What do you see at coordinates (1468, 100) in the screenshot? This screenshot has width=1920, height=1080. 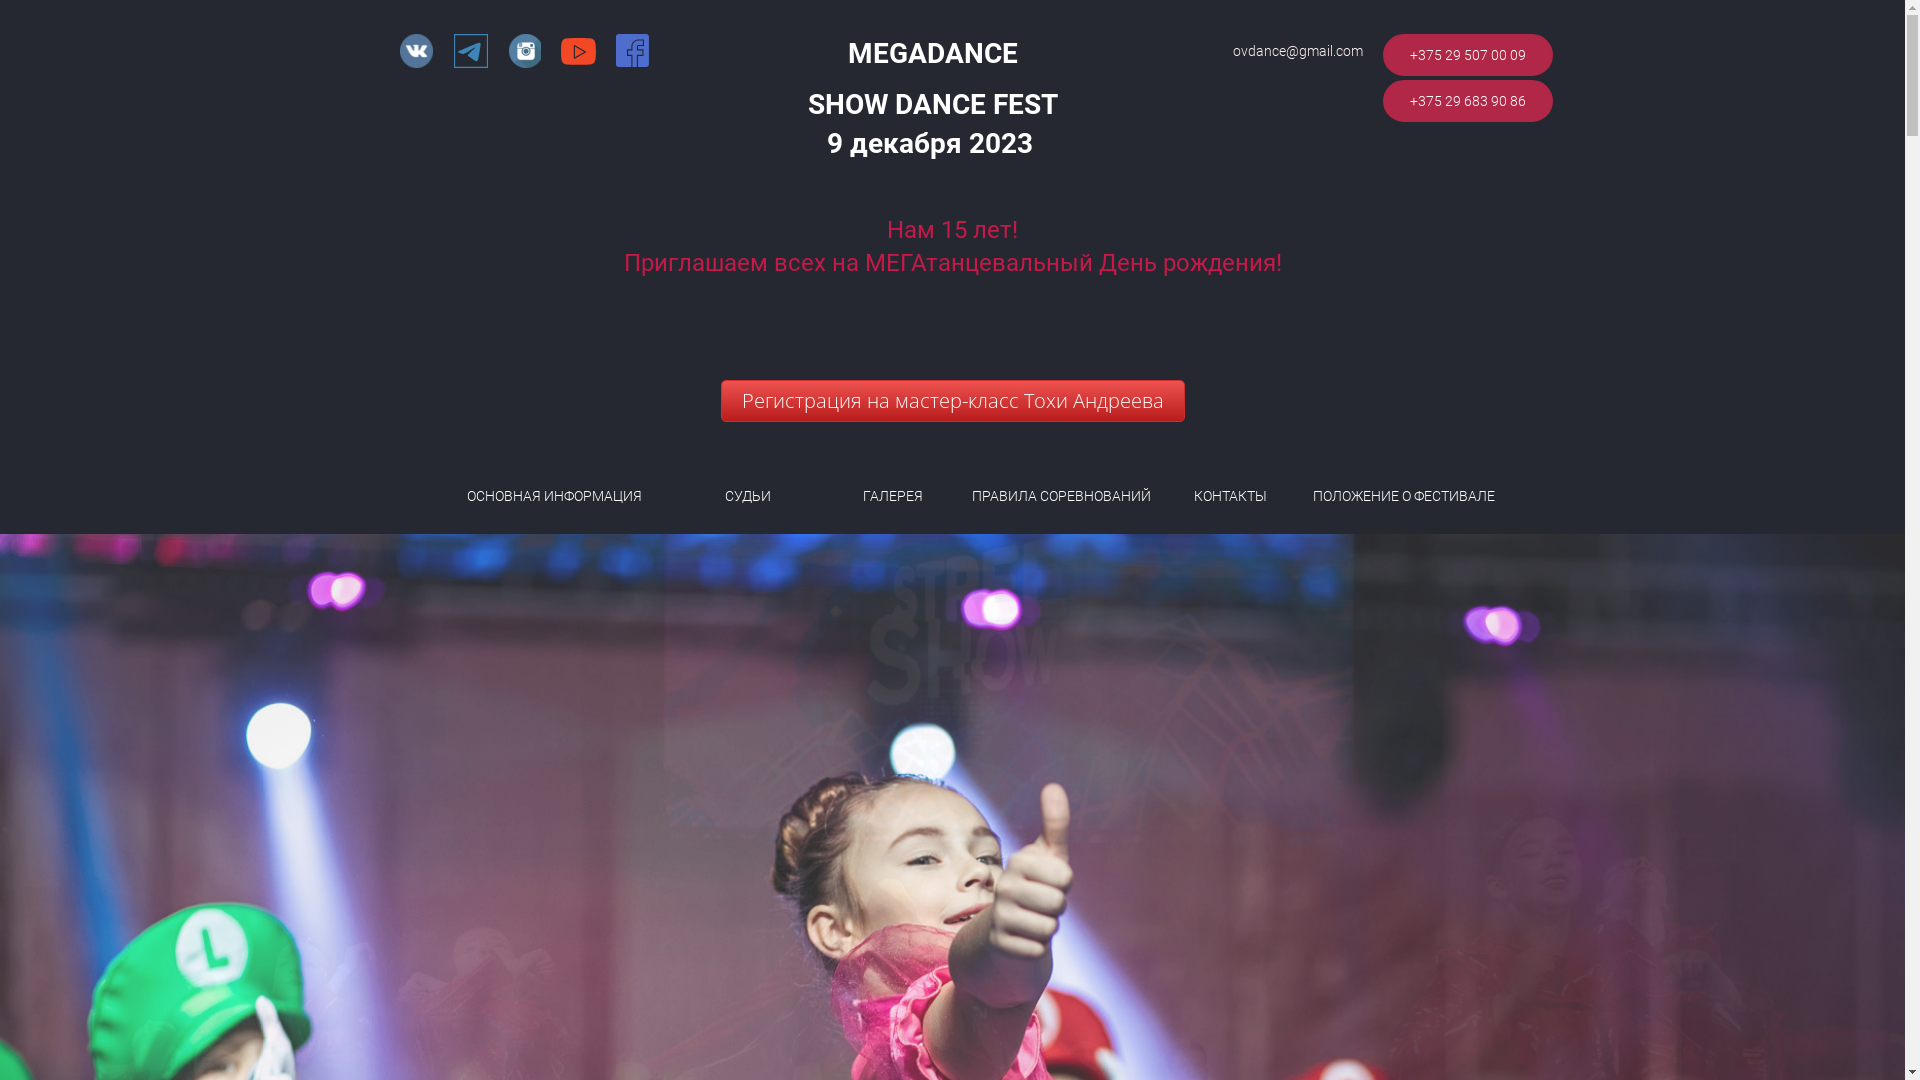 I see `'+375 29 683 90 86'` at bounding box center [1468, 100].